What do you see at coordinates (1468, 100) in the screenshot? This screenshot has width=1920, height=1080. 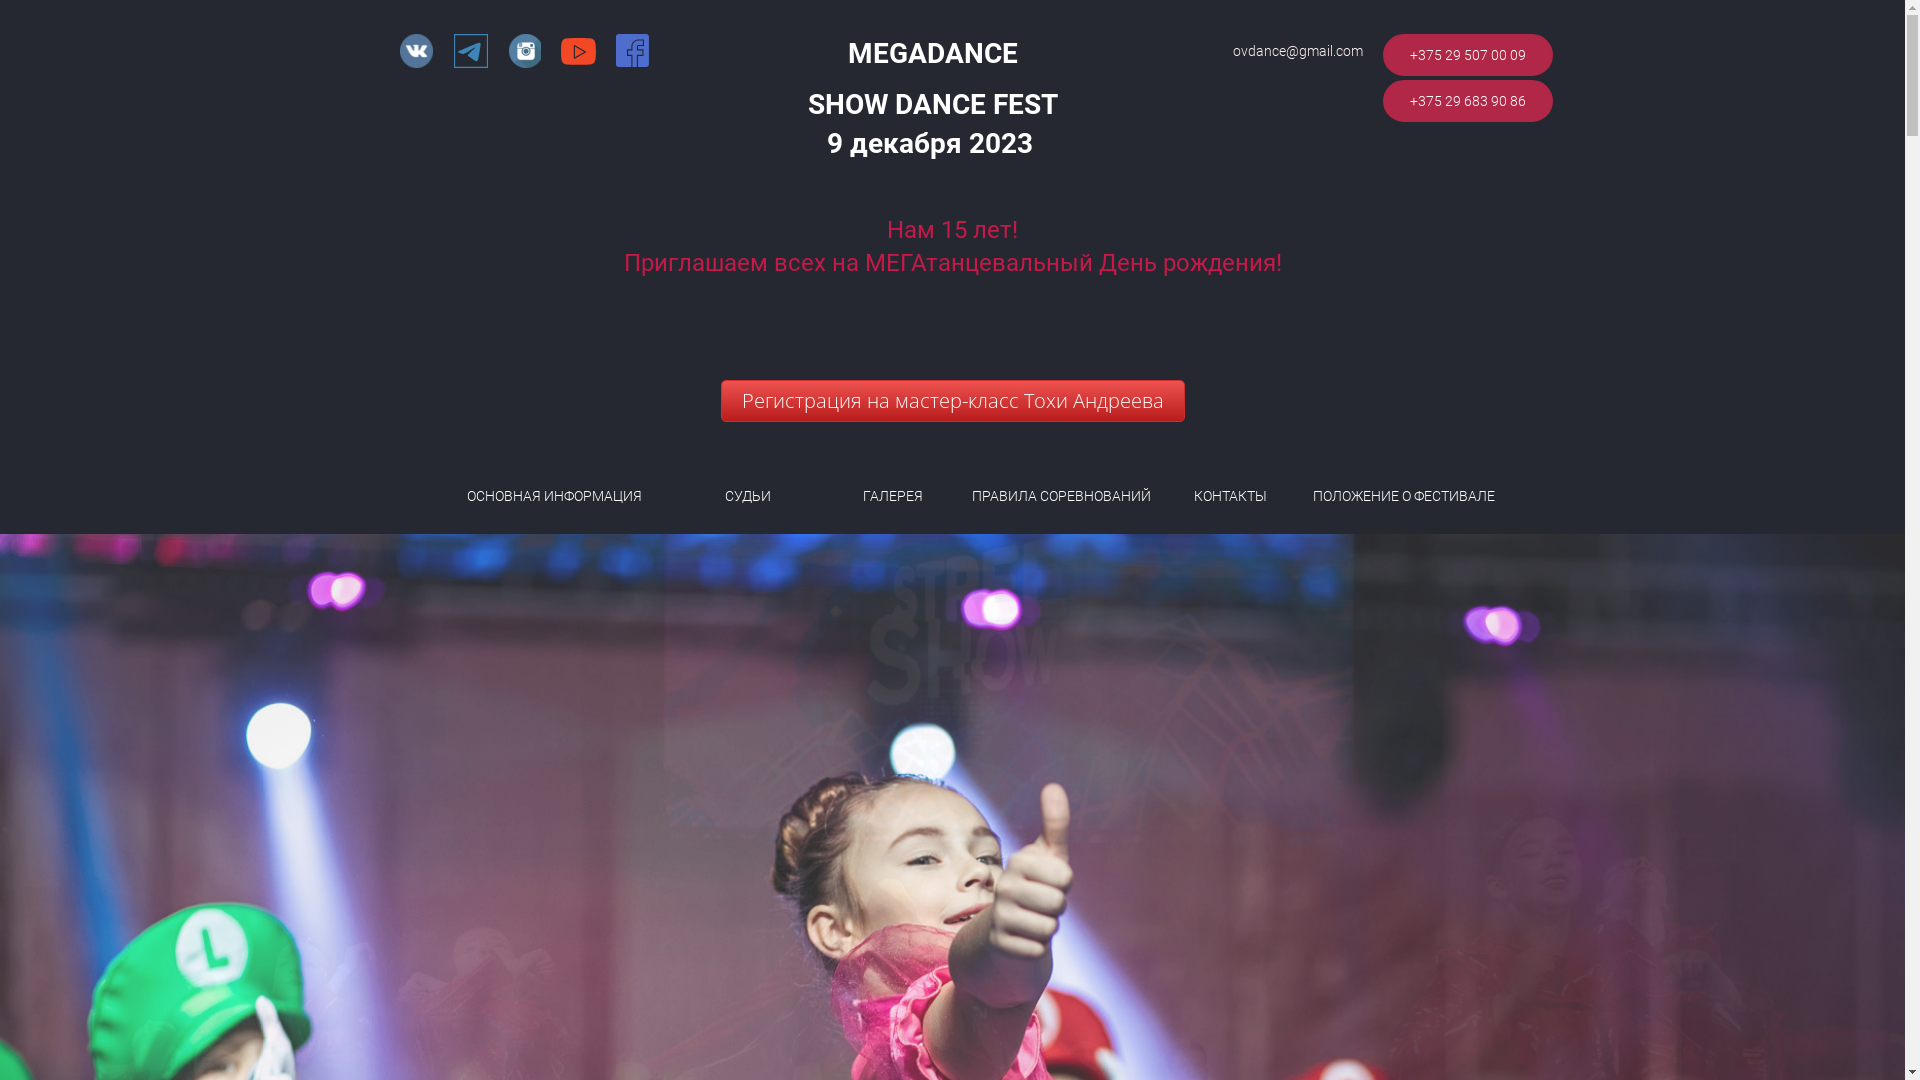 I see `'+375 29 683 90 86'` at bounding box center [1468, 100].